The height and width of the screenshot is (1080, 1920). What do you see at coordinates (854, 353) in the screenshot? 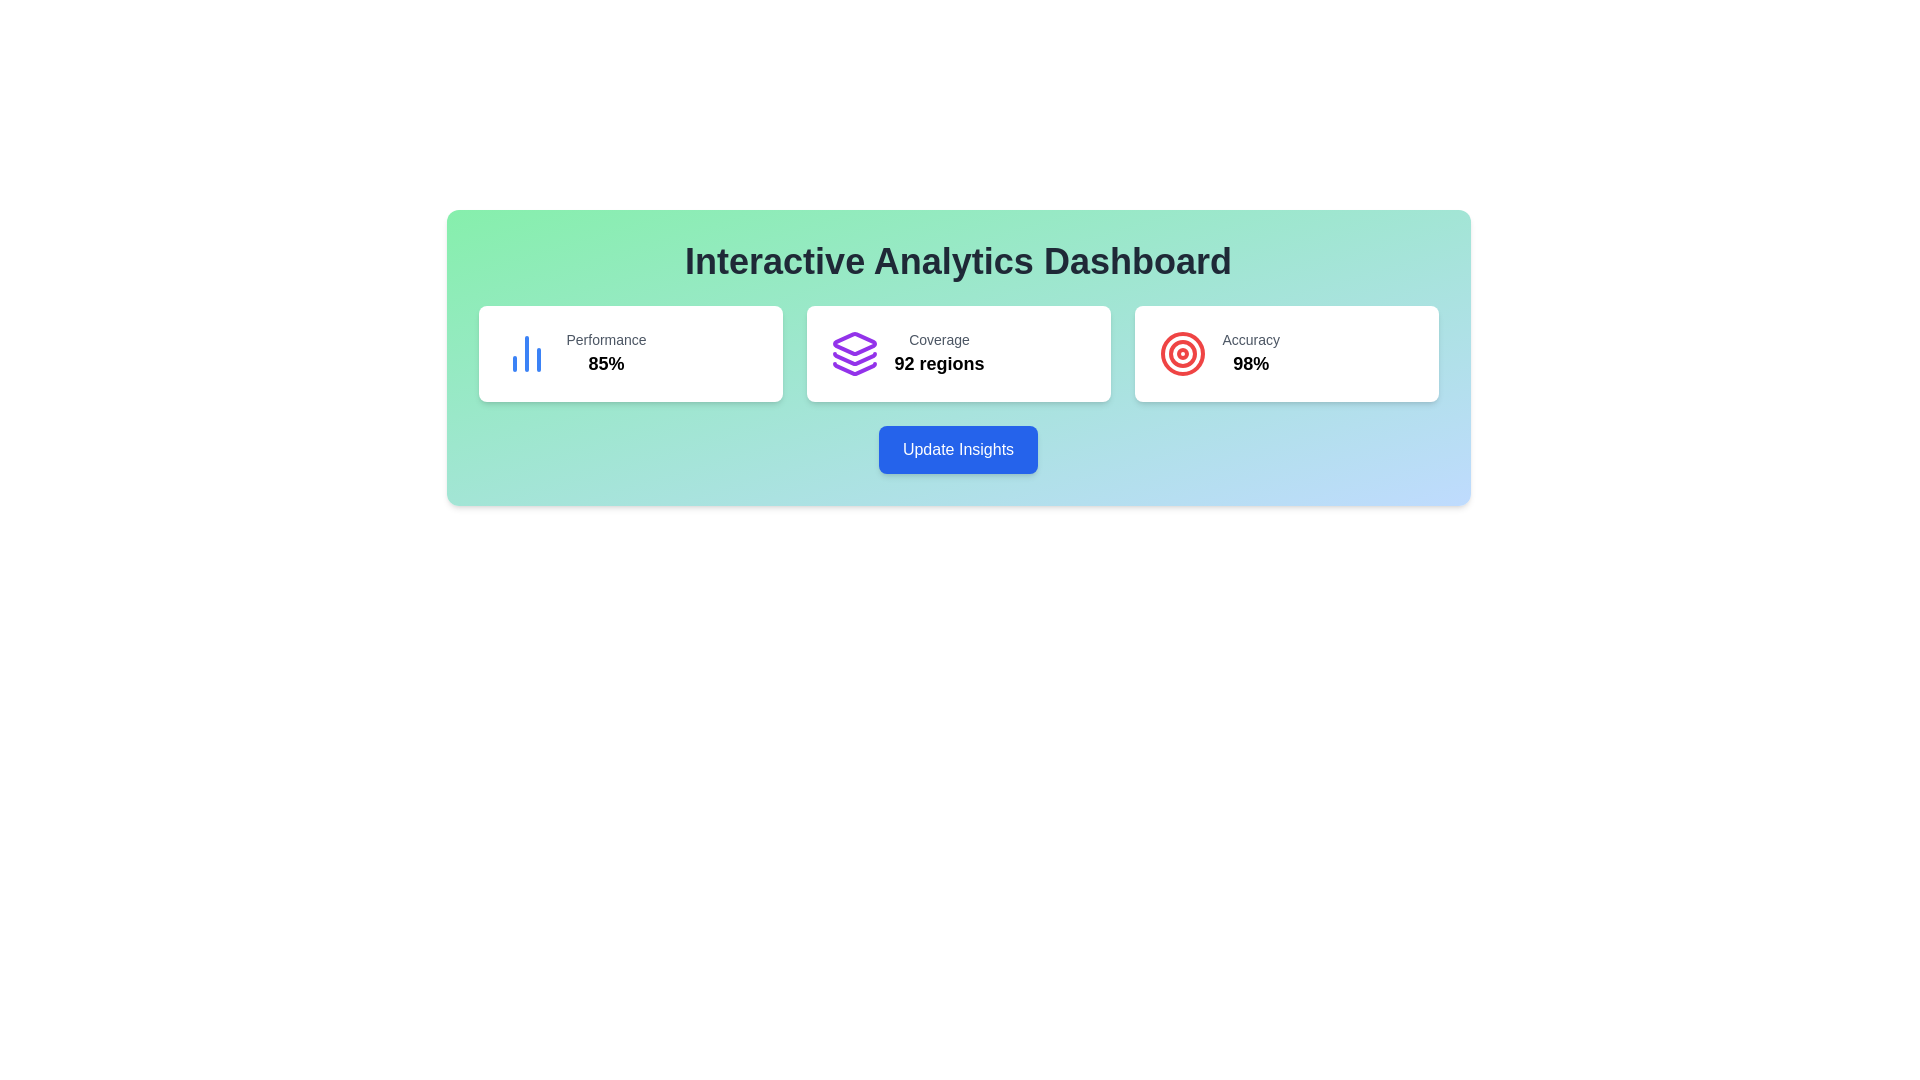
I see `the stack icon with a purple outline, which is centrally placed in the 'Coverage' card, to associate it with the coverage context` at bounding box center [854, 353].